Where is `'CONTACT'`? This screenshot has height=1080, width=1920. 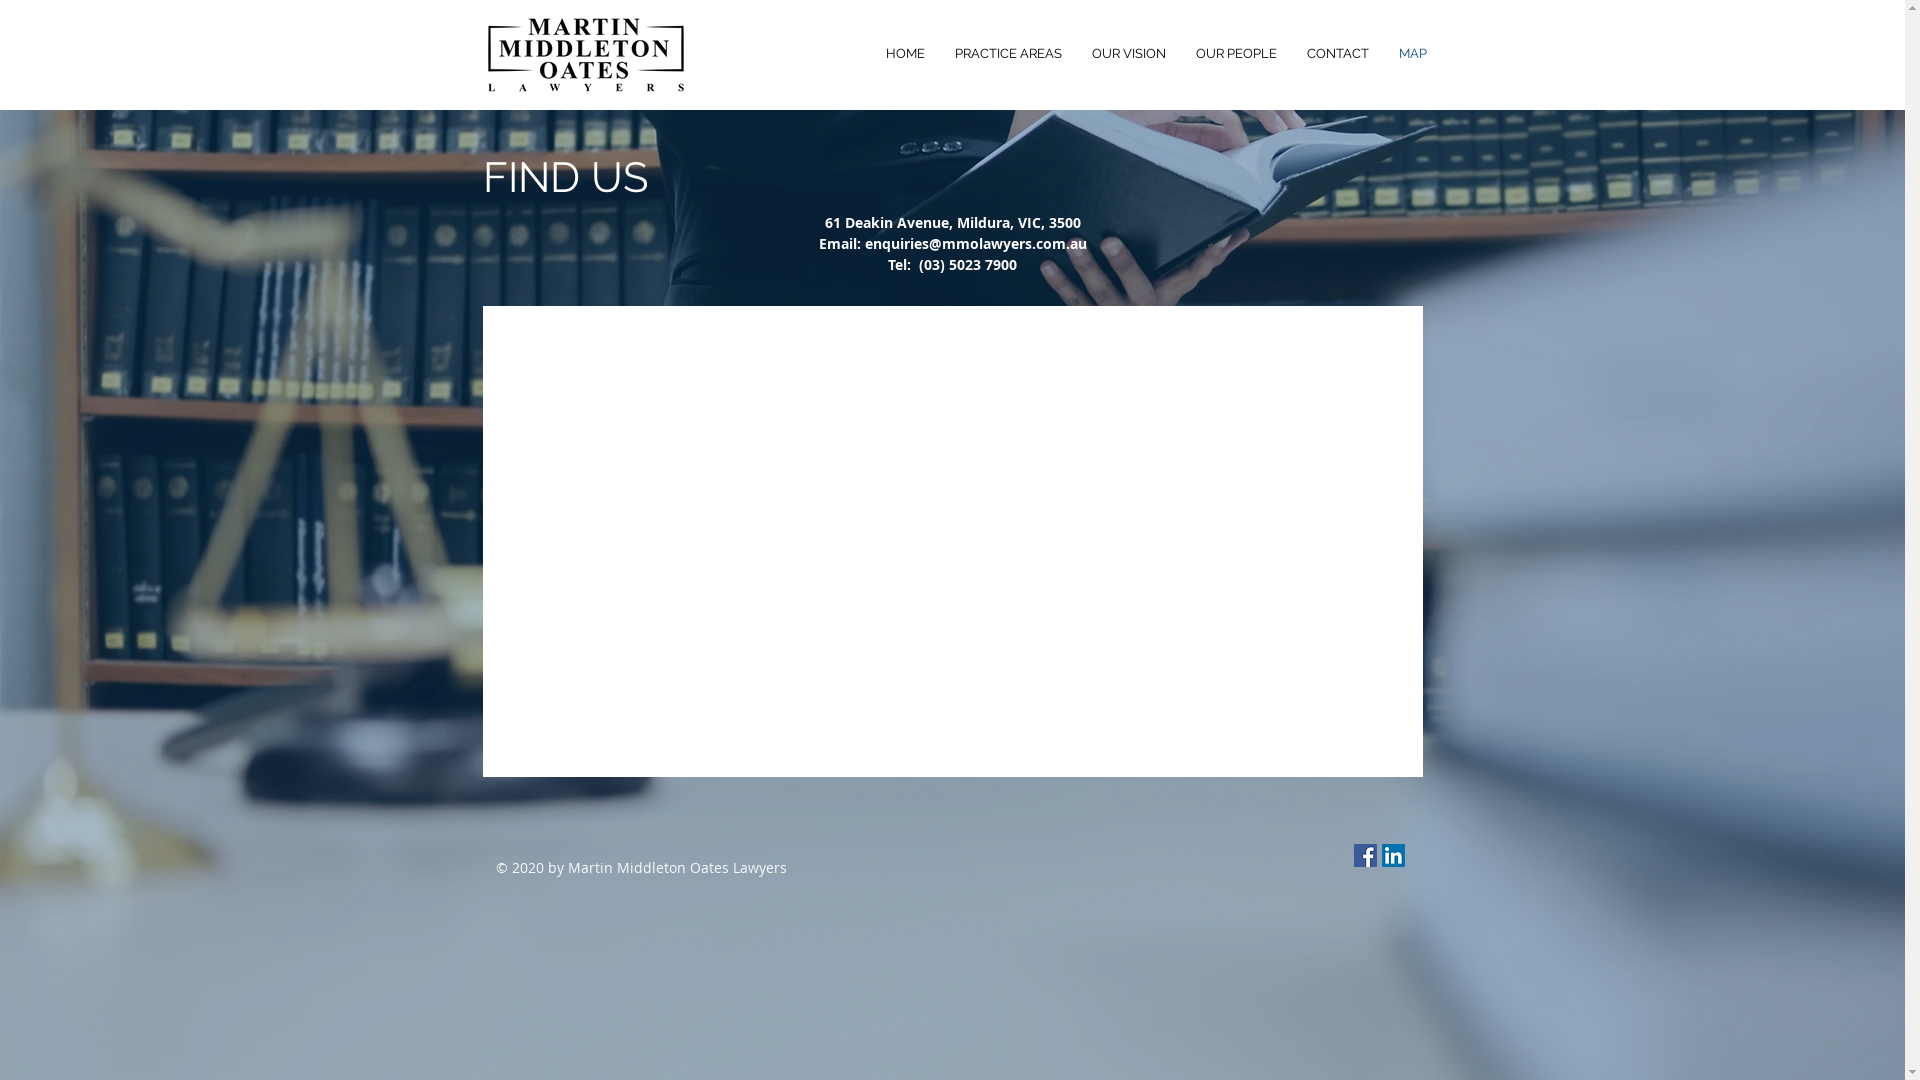 'CONTACT' is located at coordinates (1338, 53).